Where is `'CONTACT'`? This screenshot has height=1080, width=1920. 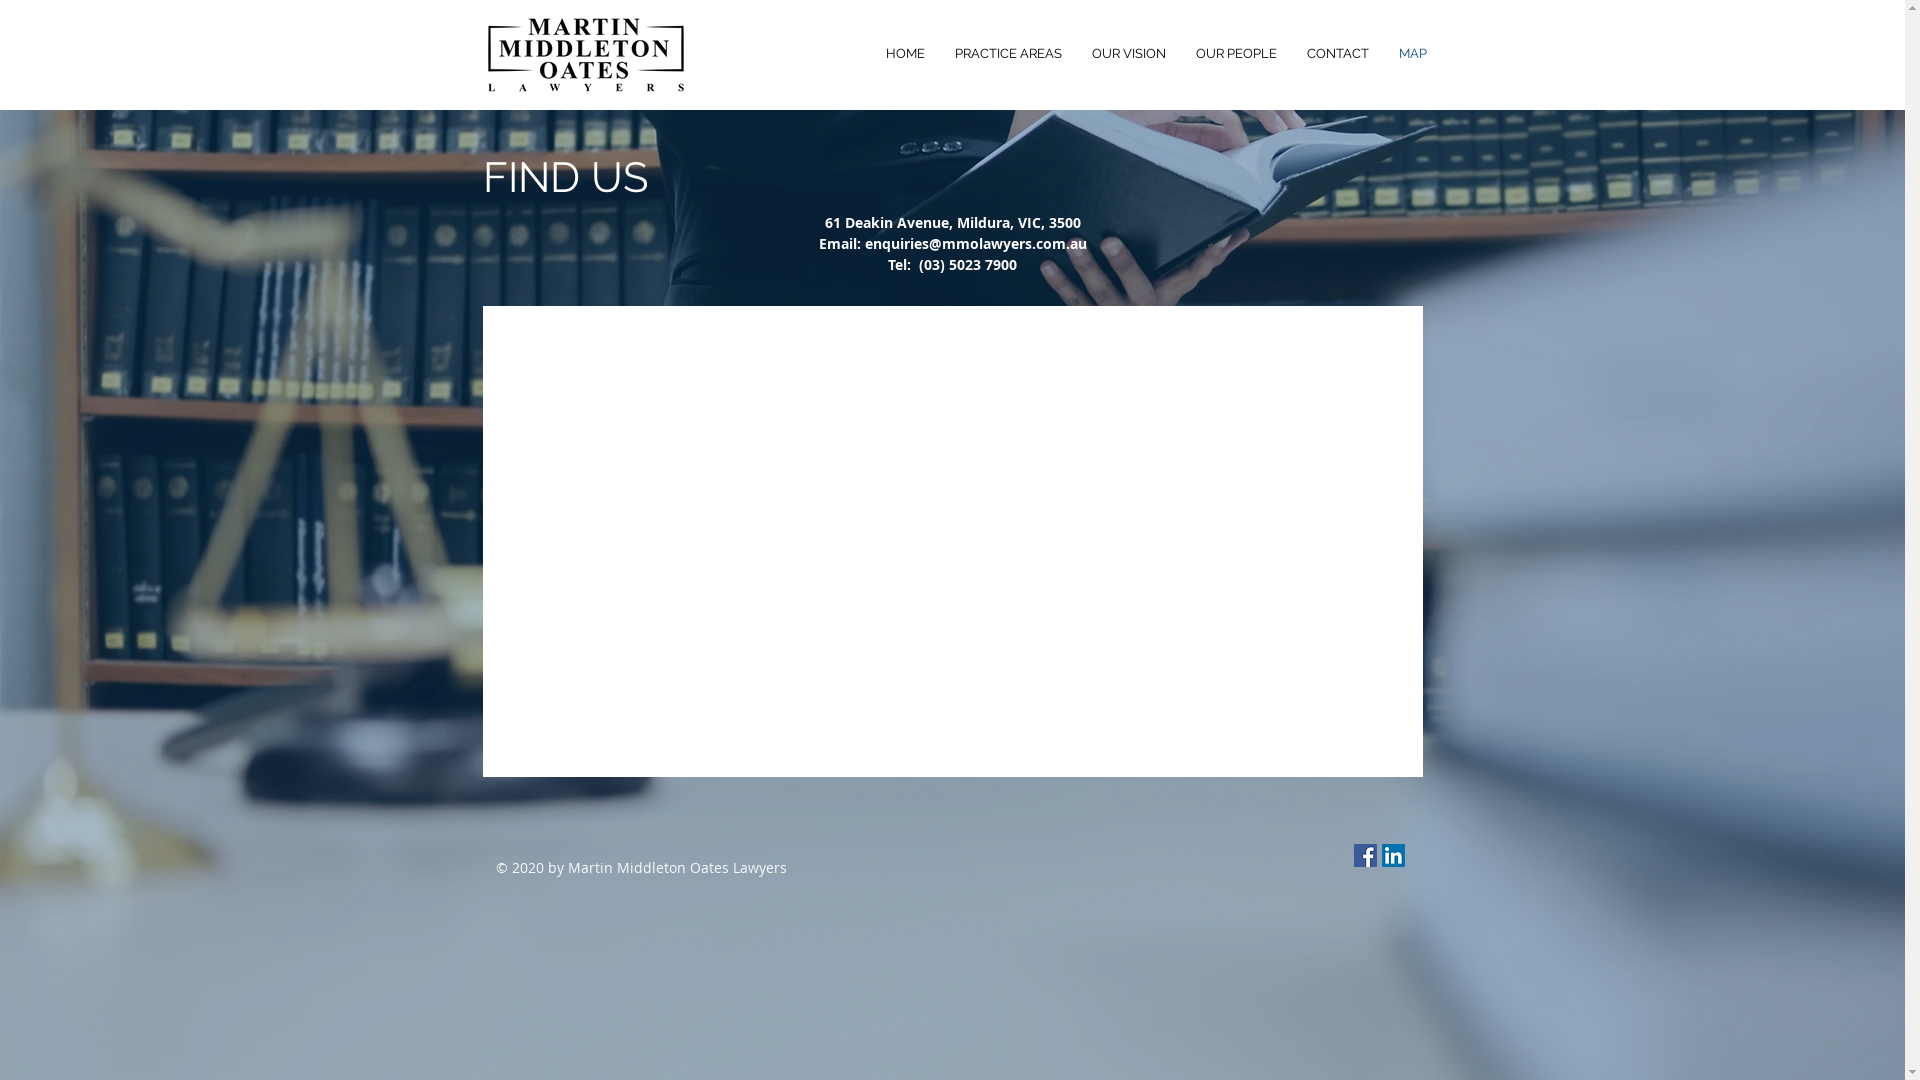 'CONTACT' is located at coordinates (1338, 53).